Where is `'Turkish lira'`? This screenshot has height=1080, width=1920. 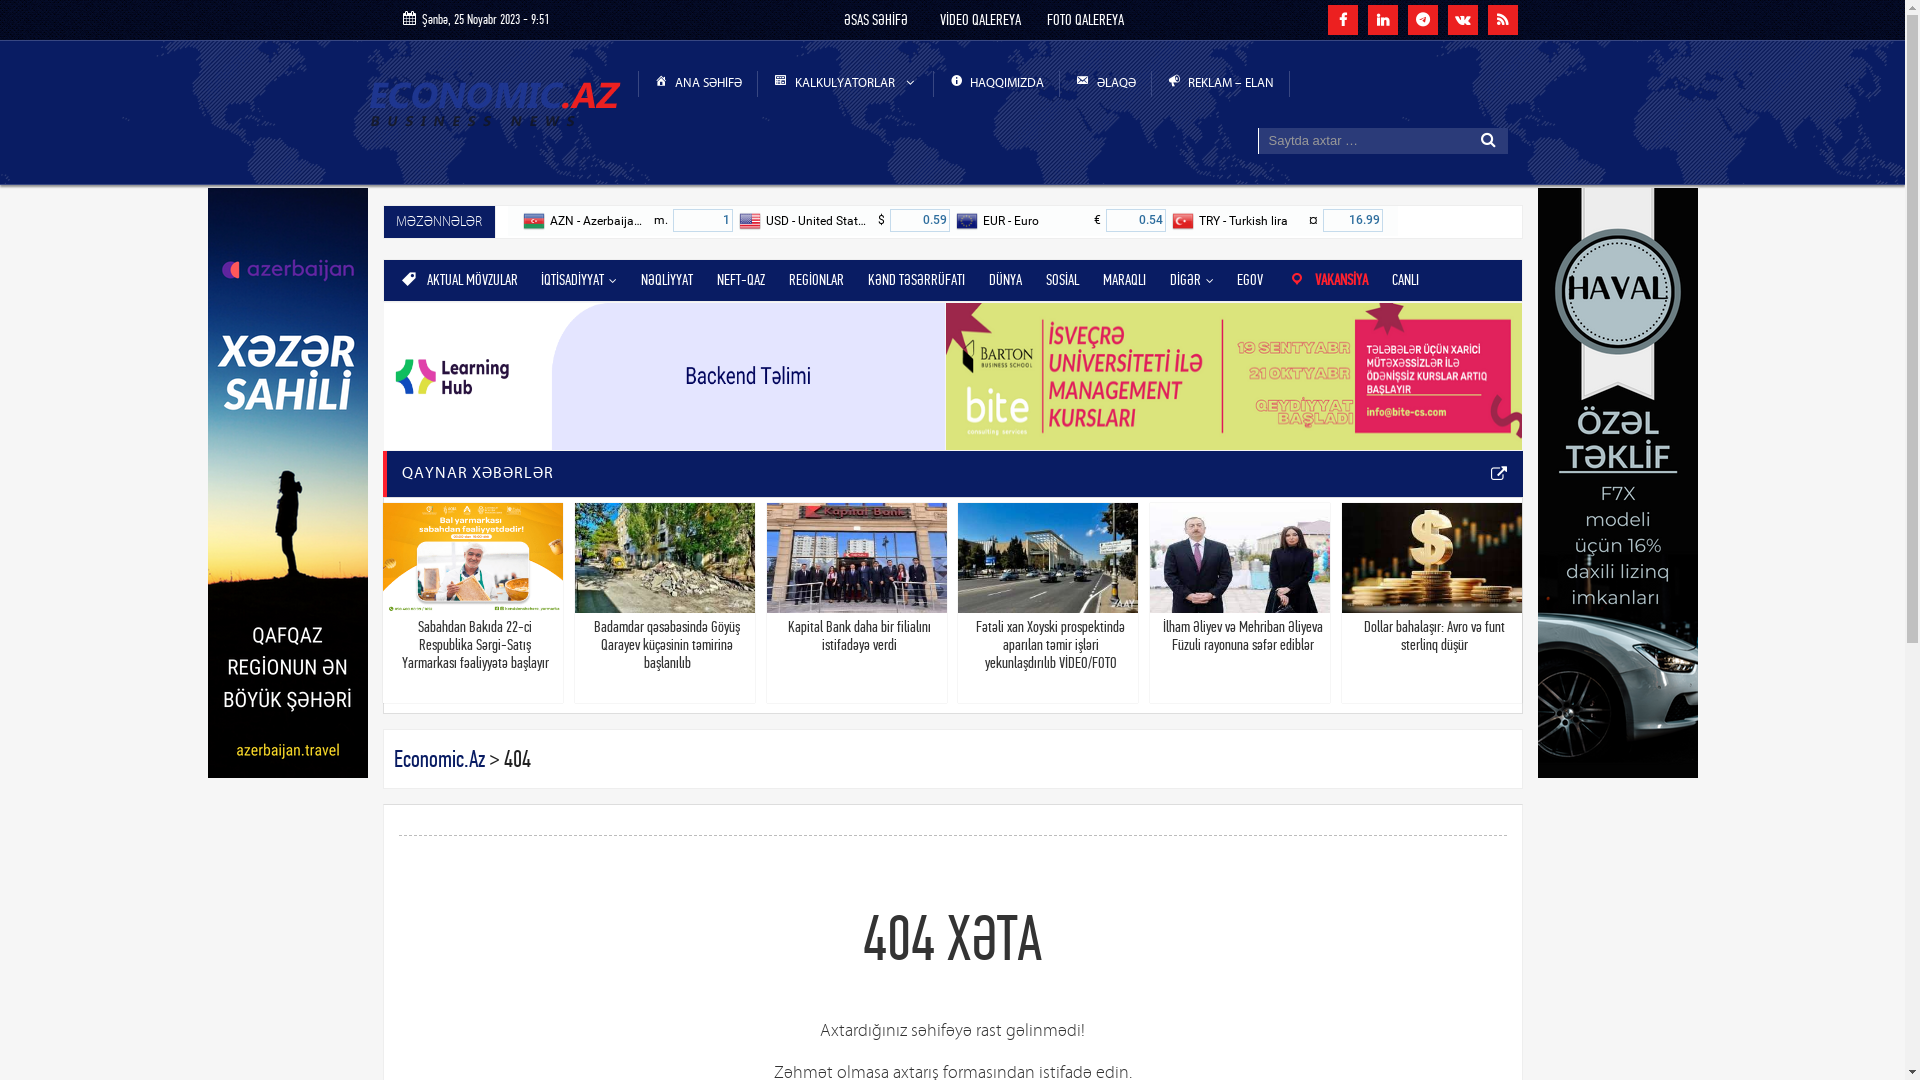 'Turkish lira' is located at coordinates (1184, 220).